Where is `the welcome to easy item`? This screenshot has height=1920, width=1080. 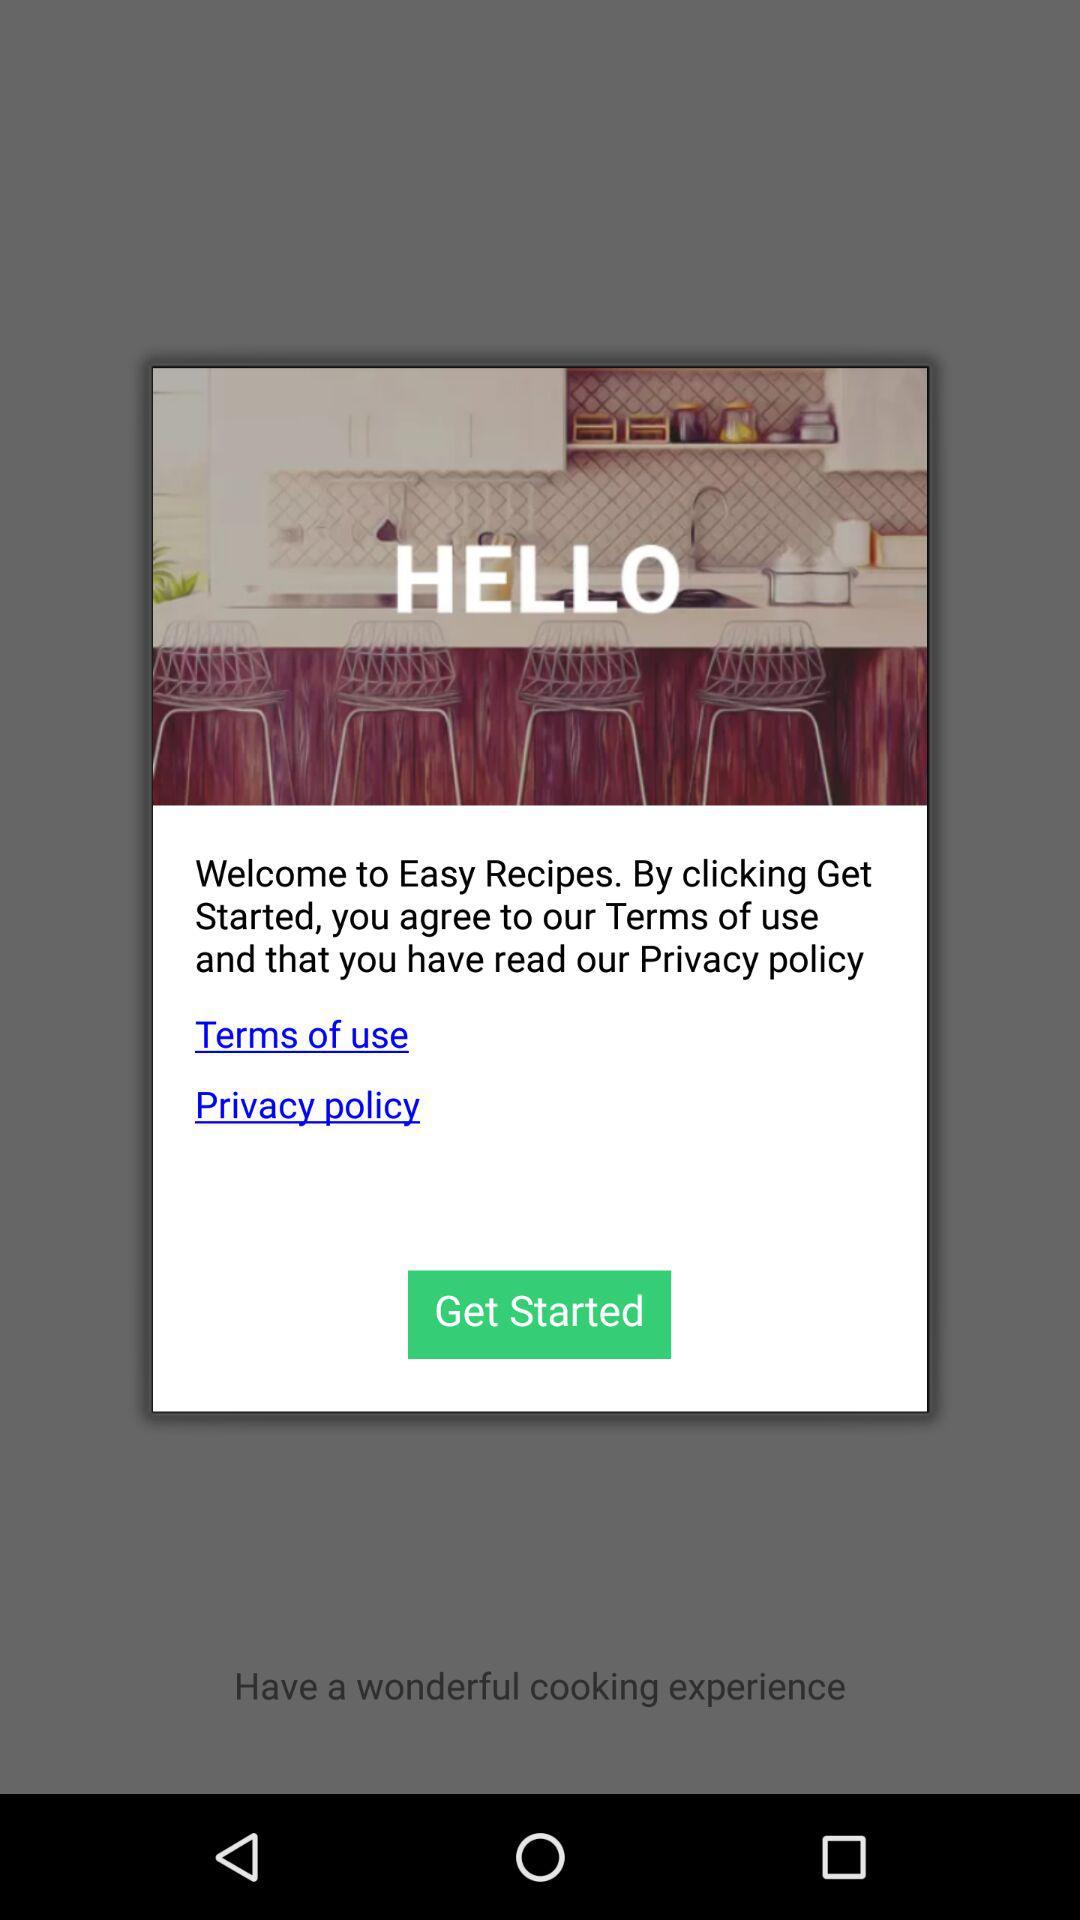
the welcome to easy item is located at coordinates (518, 898).